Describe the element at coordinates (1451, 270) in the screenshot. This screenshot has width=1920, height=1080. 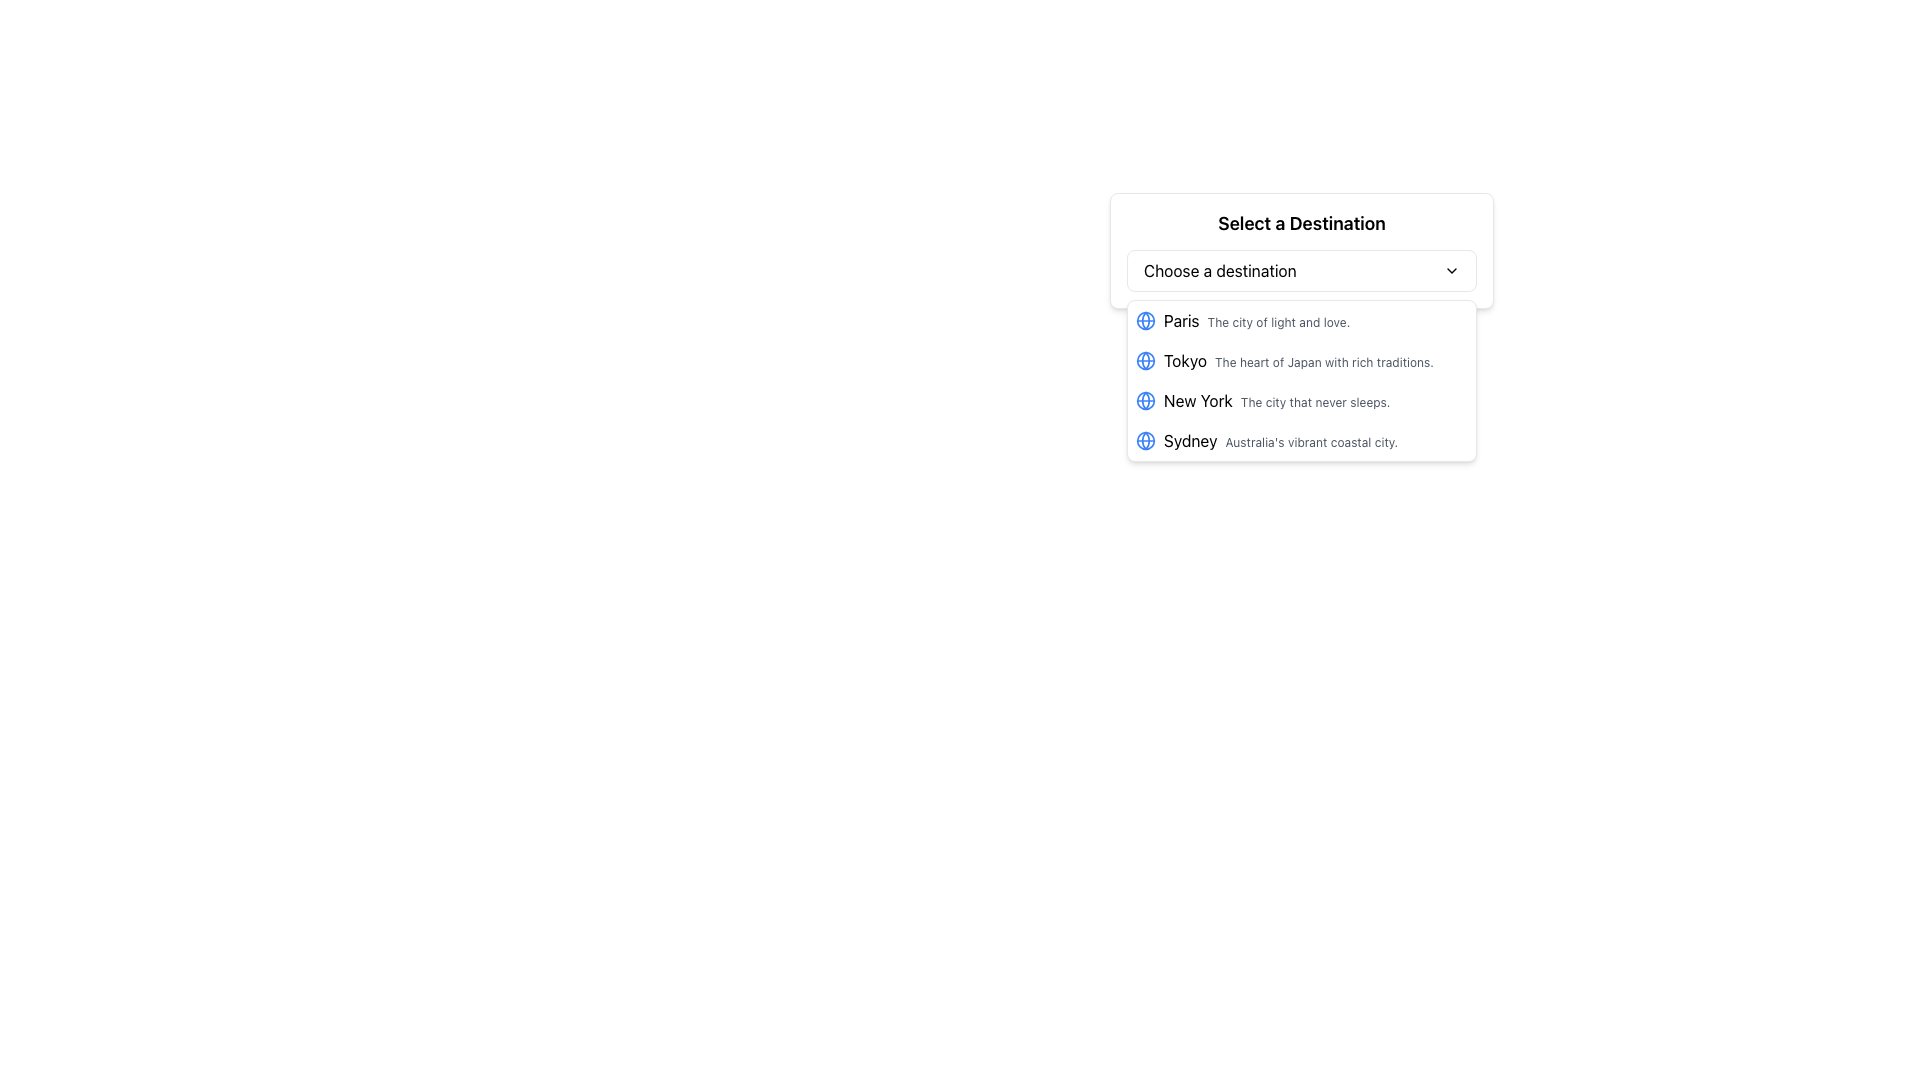
I see `the dropdown icon located on the far right side of the 'Choose a destination' field` at that location.